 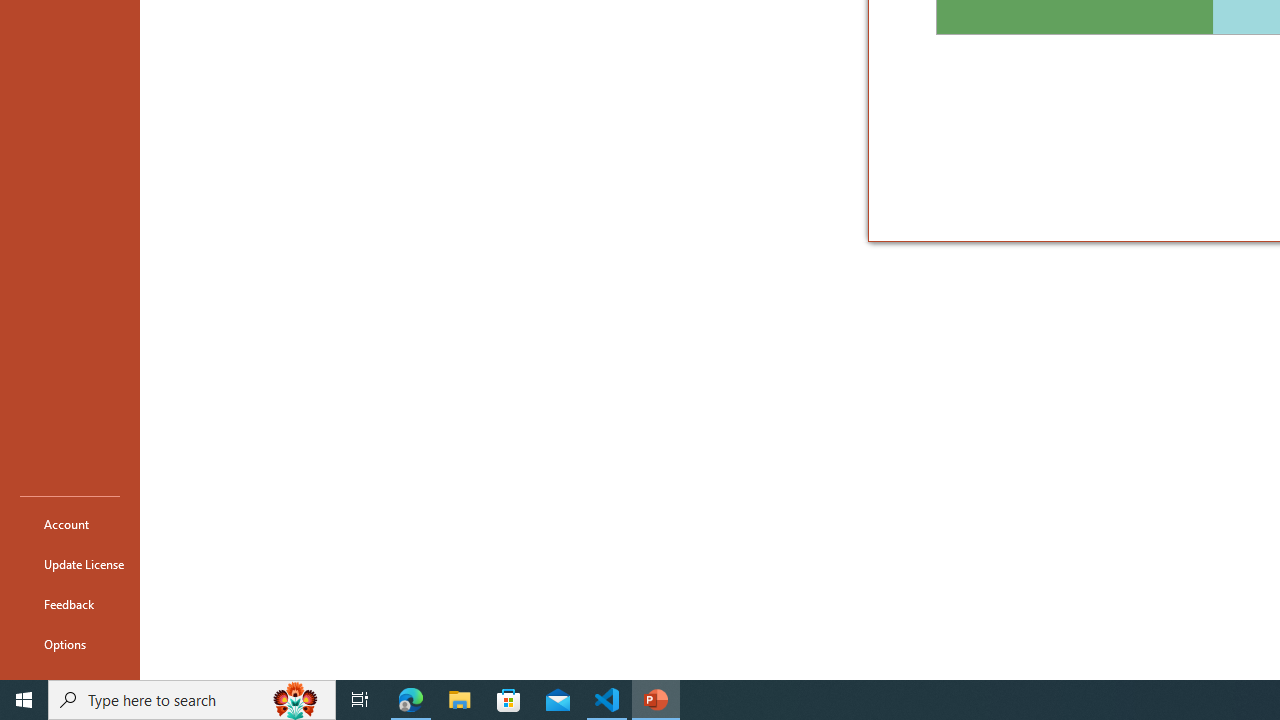 I want to click on 'Feedback', so click(x=69, y=603).